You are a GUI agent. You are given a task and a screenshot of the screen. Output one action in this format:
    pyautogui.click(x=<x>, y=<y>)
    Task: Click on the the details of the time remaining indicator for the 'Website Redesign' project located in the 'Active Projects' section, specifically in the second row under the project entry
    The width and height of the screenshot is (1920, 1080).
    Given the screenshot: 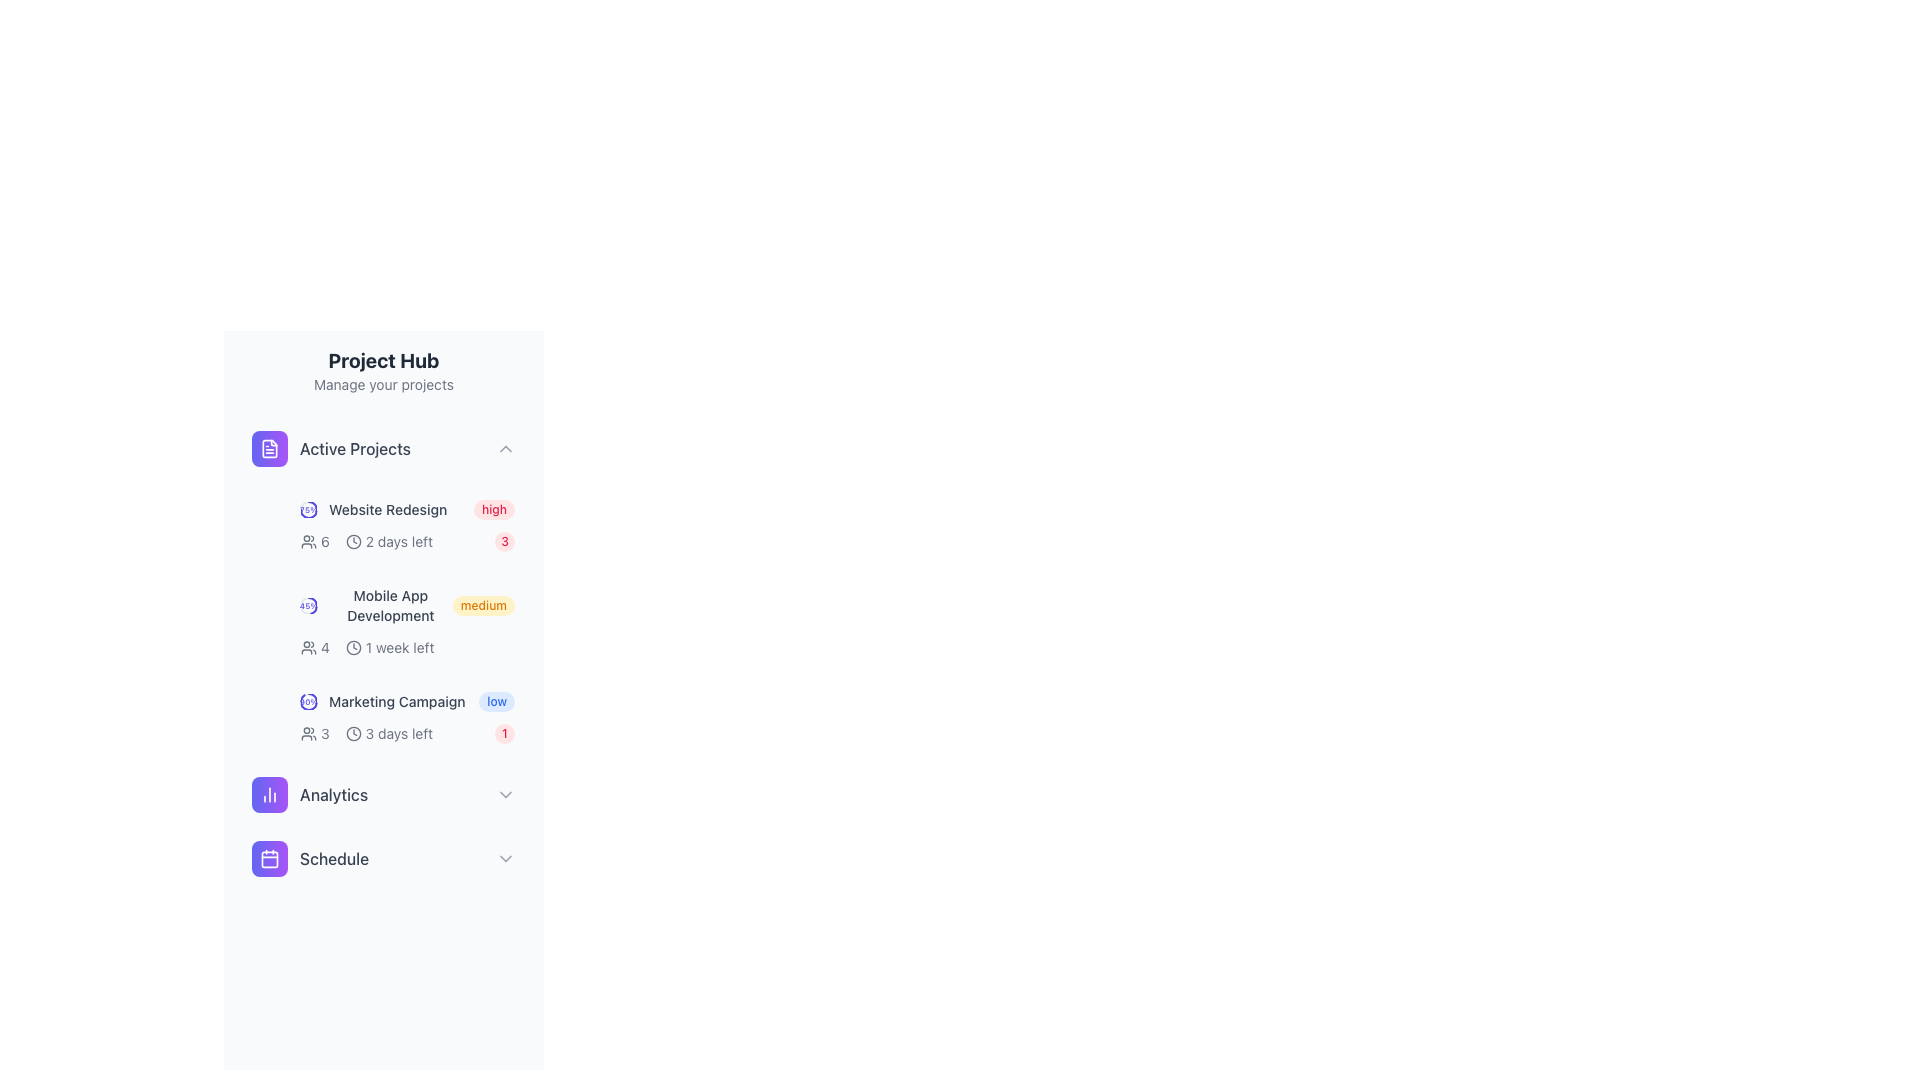 What is the action you would take?
    pyautogui.click(x=407, y=542)
    